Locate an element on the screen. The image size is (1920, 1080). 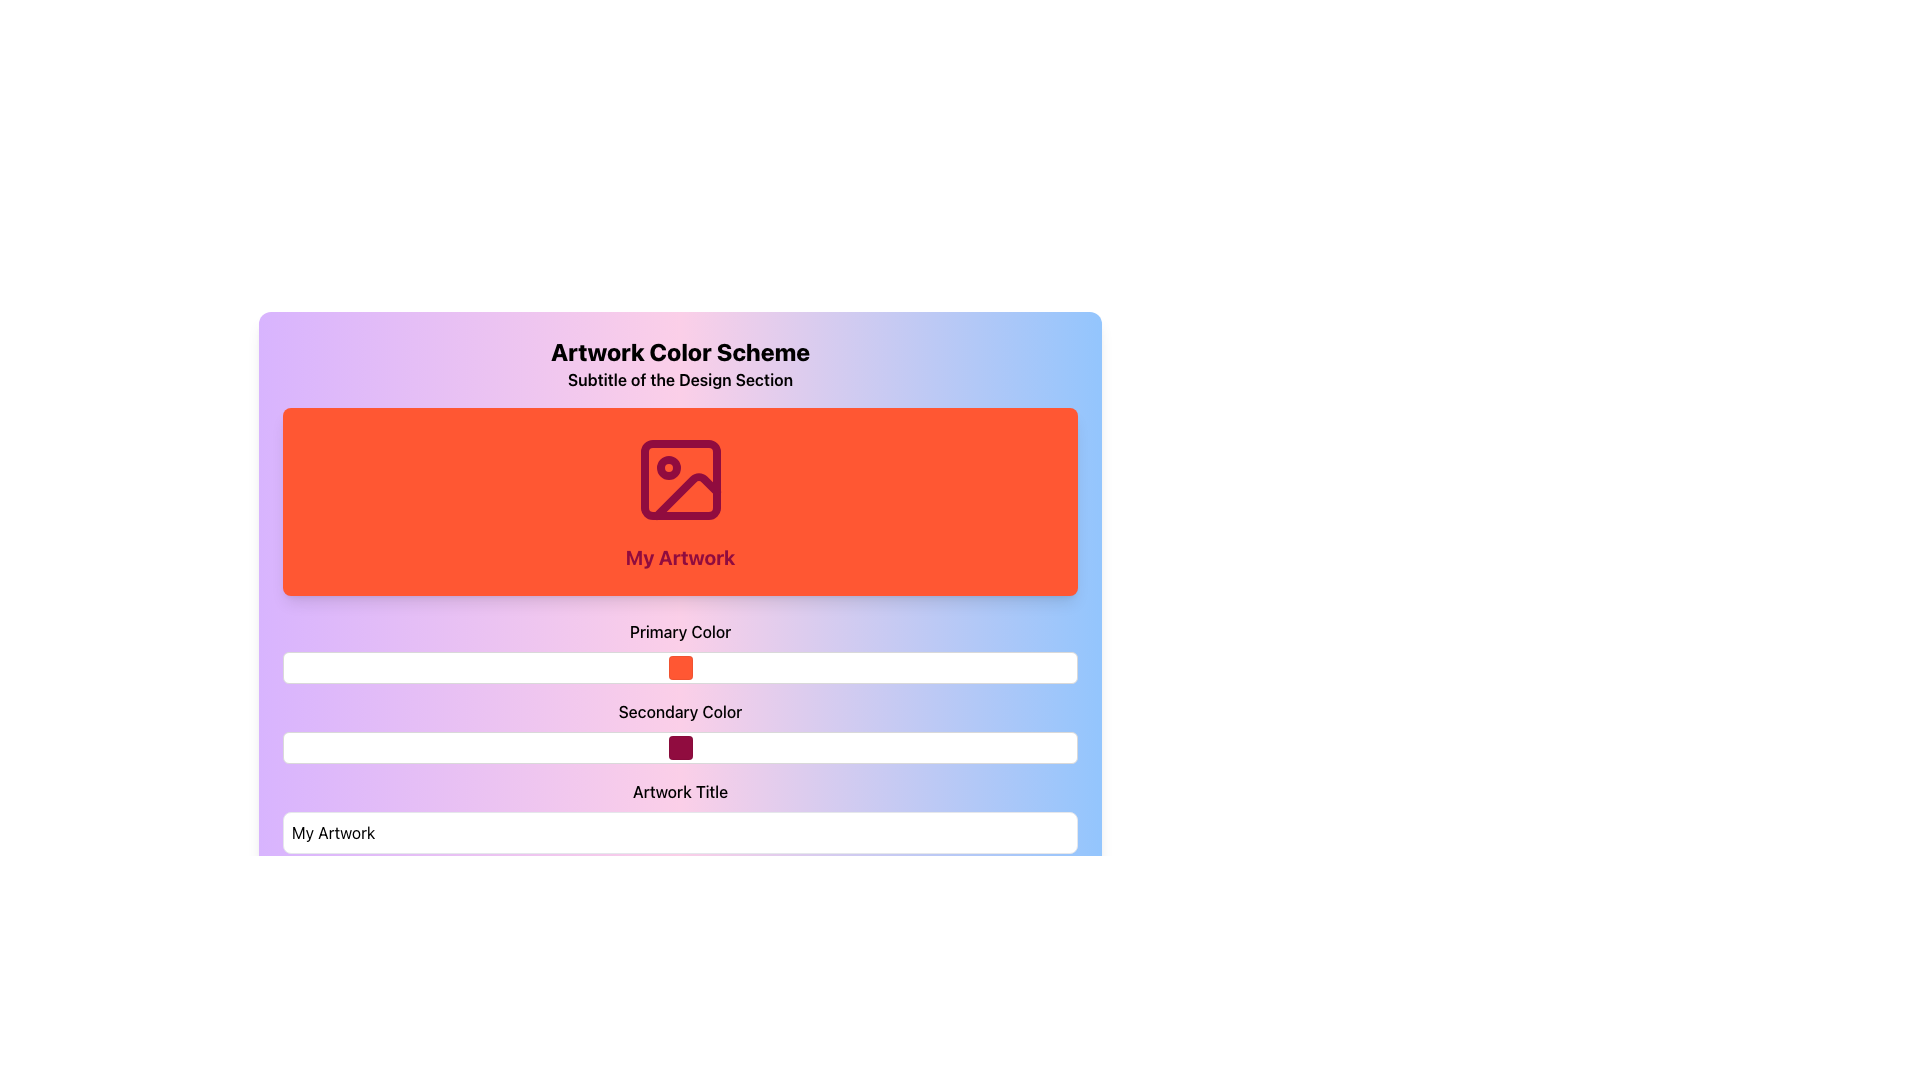
the icon and text on the Card with a bright orange background and 'My Artwork' text, which is located in the Artwork Color Scheme section is located at coordinates (680, 500).